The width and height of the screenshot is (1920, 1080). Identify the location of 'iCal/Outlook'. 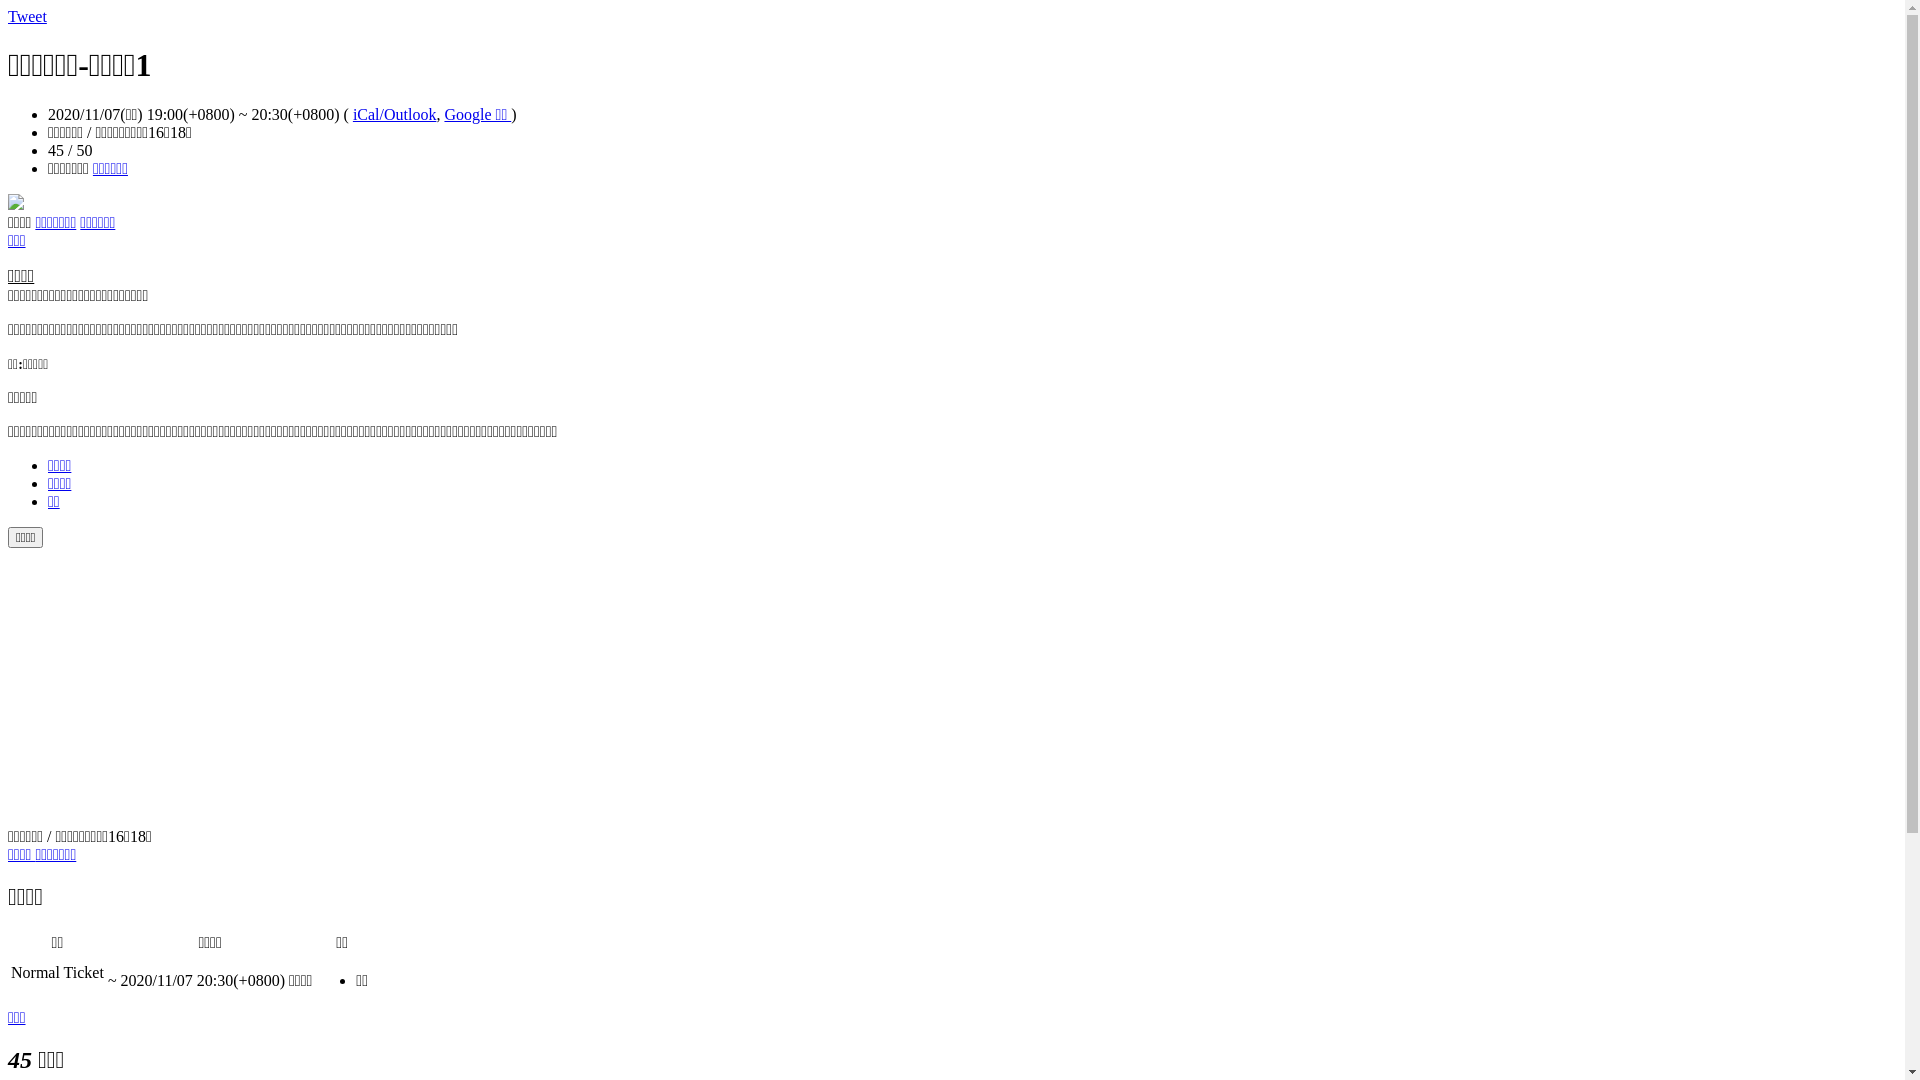
(394, 114).